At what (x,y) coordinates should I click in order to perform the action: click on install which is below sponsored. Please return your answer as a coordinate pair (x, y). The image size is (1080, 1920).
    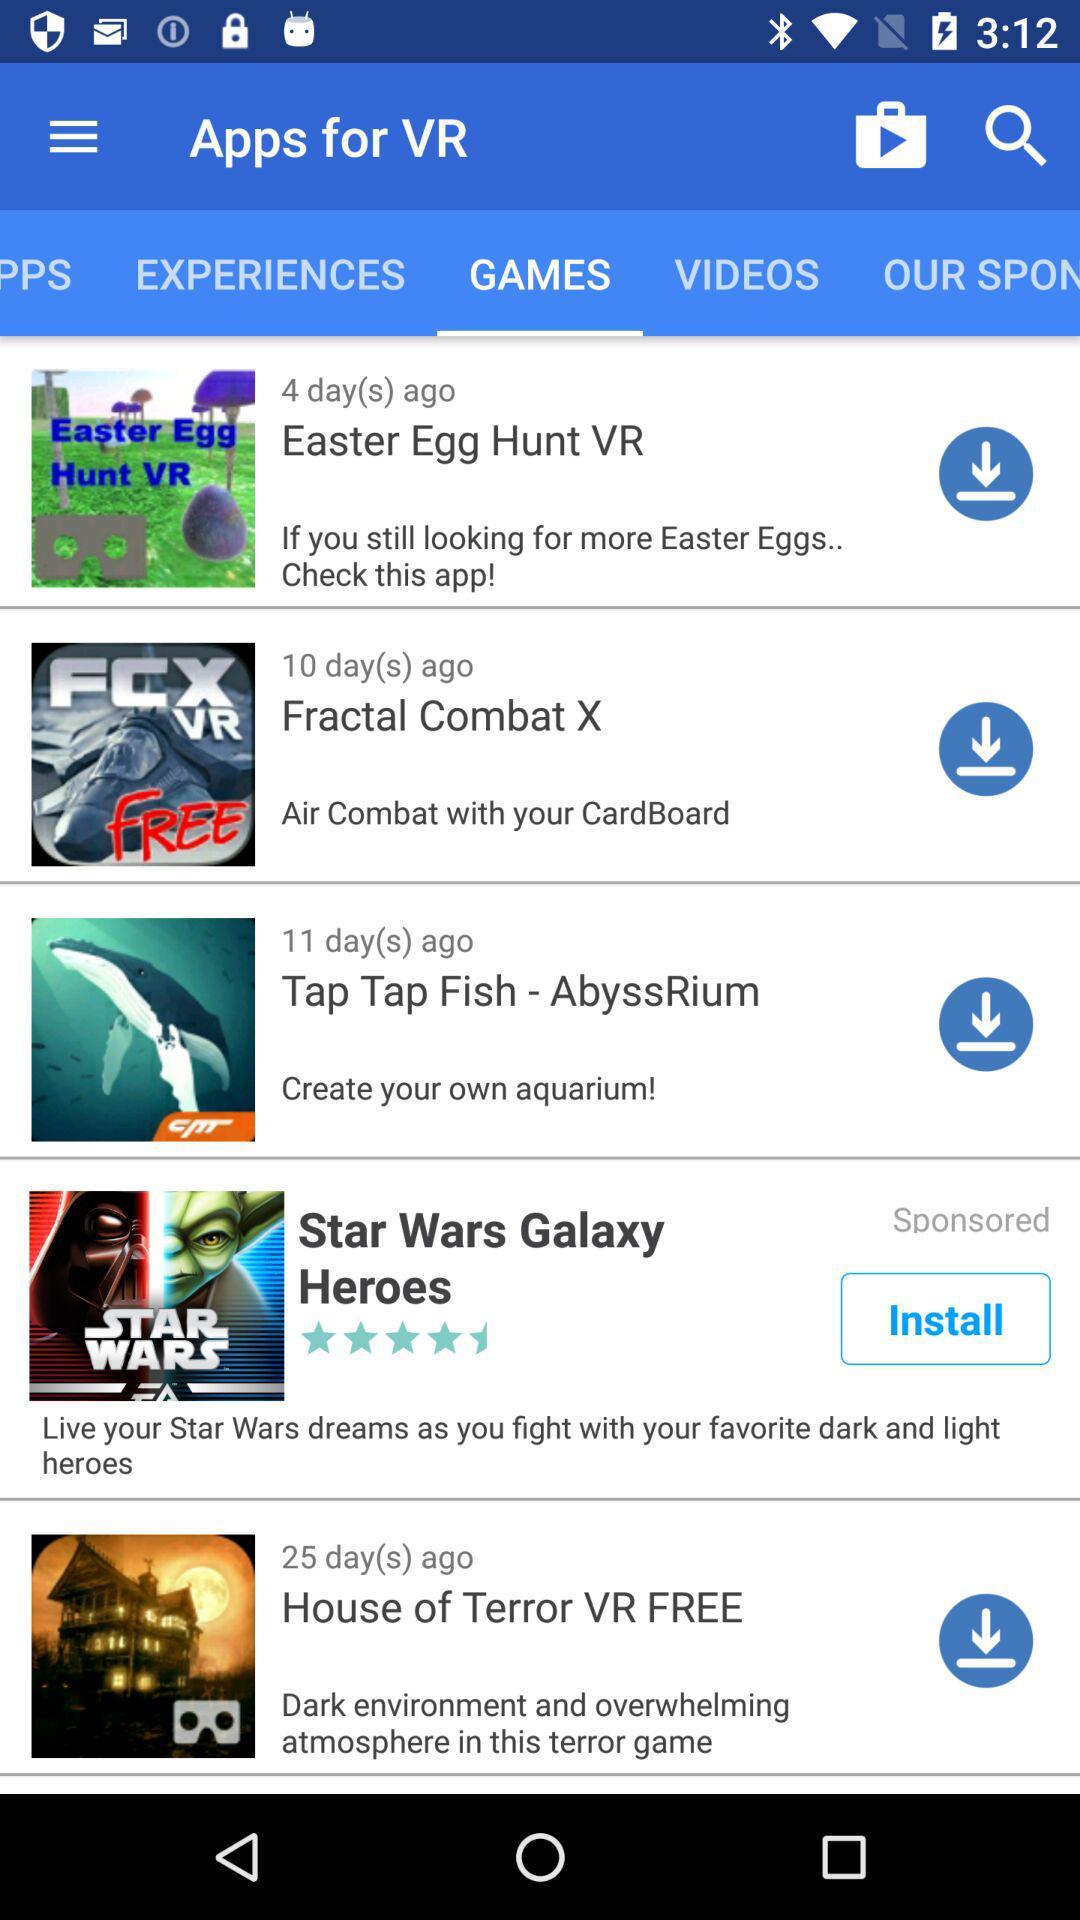
    Looking at the image, I should click on (945, 1319).